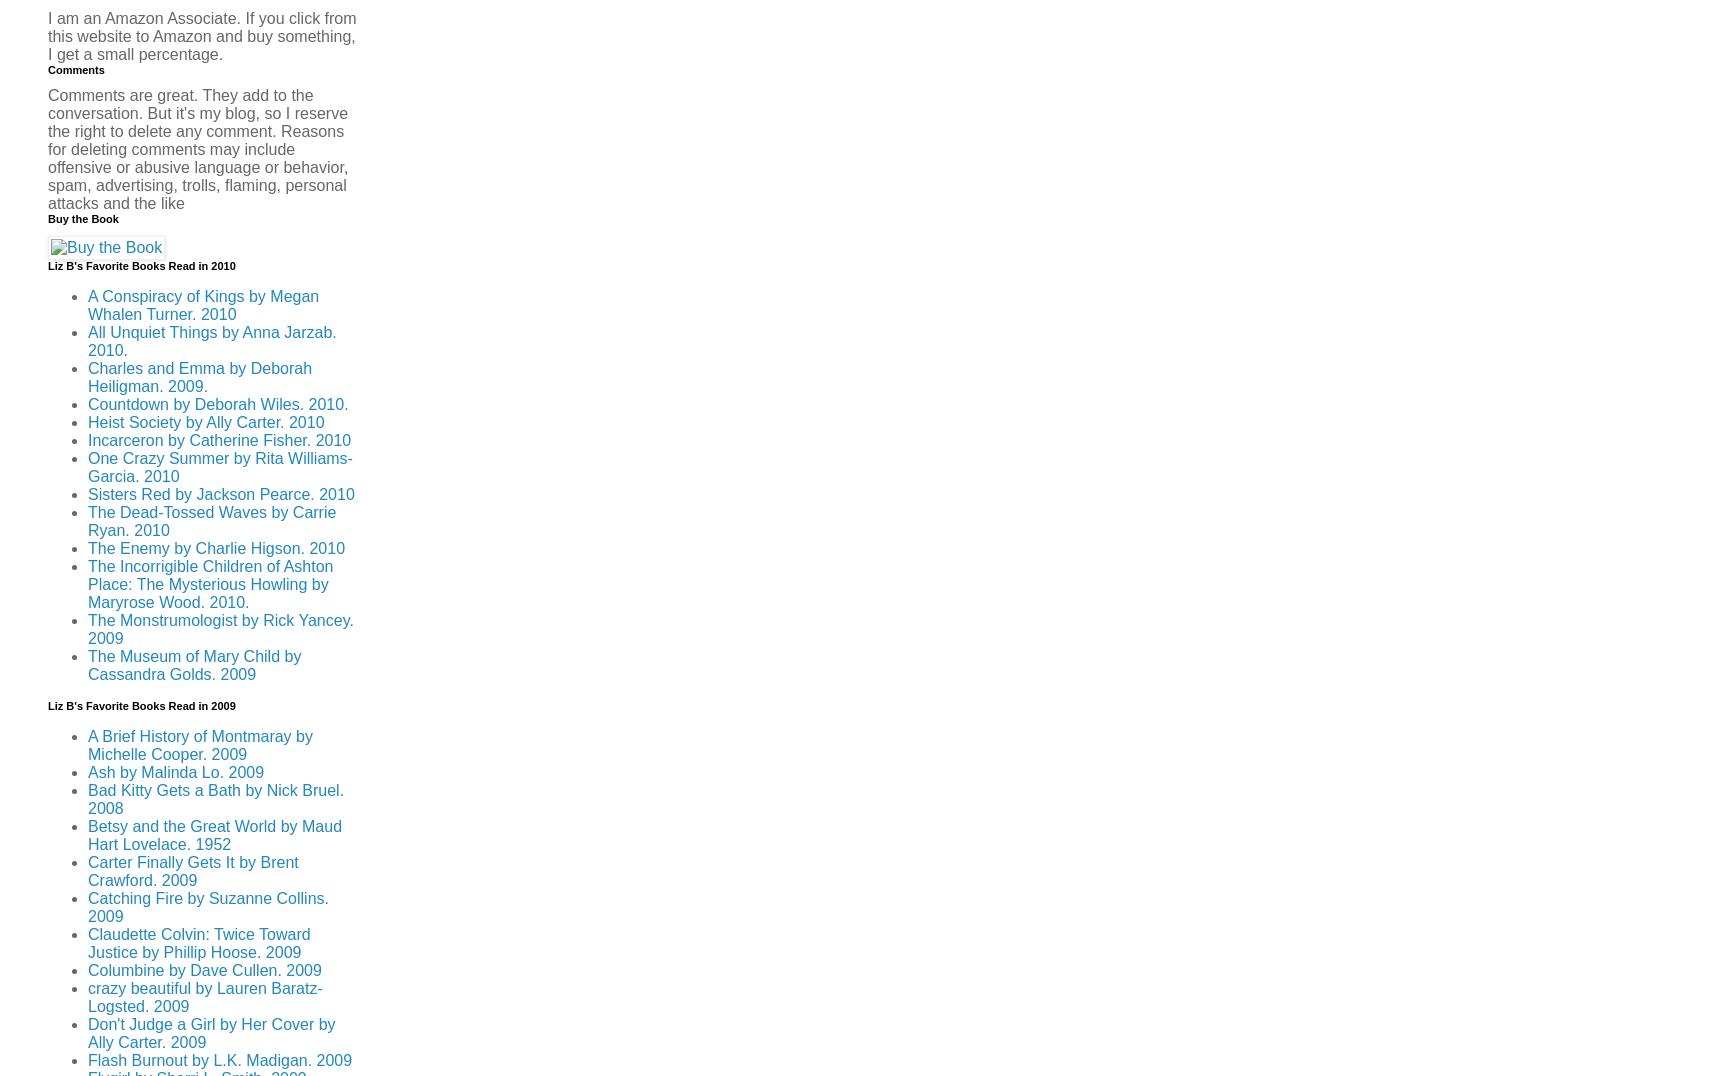 The width and height of the screenshot is (1709, 1076). Describe the element at coordinates (204, 996) in the screenshot. I see `'crazy beautiful by Lauren Baratz-Logsted. 2009'` at that location.